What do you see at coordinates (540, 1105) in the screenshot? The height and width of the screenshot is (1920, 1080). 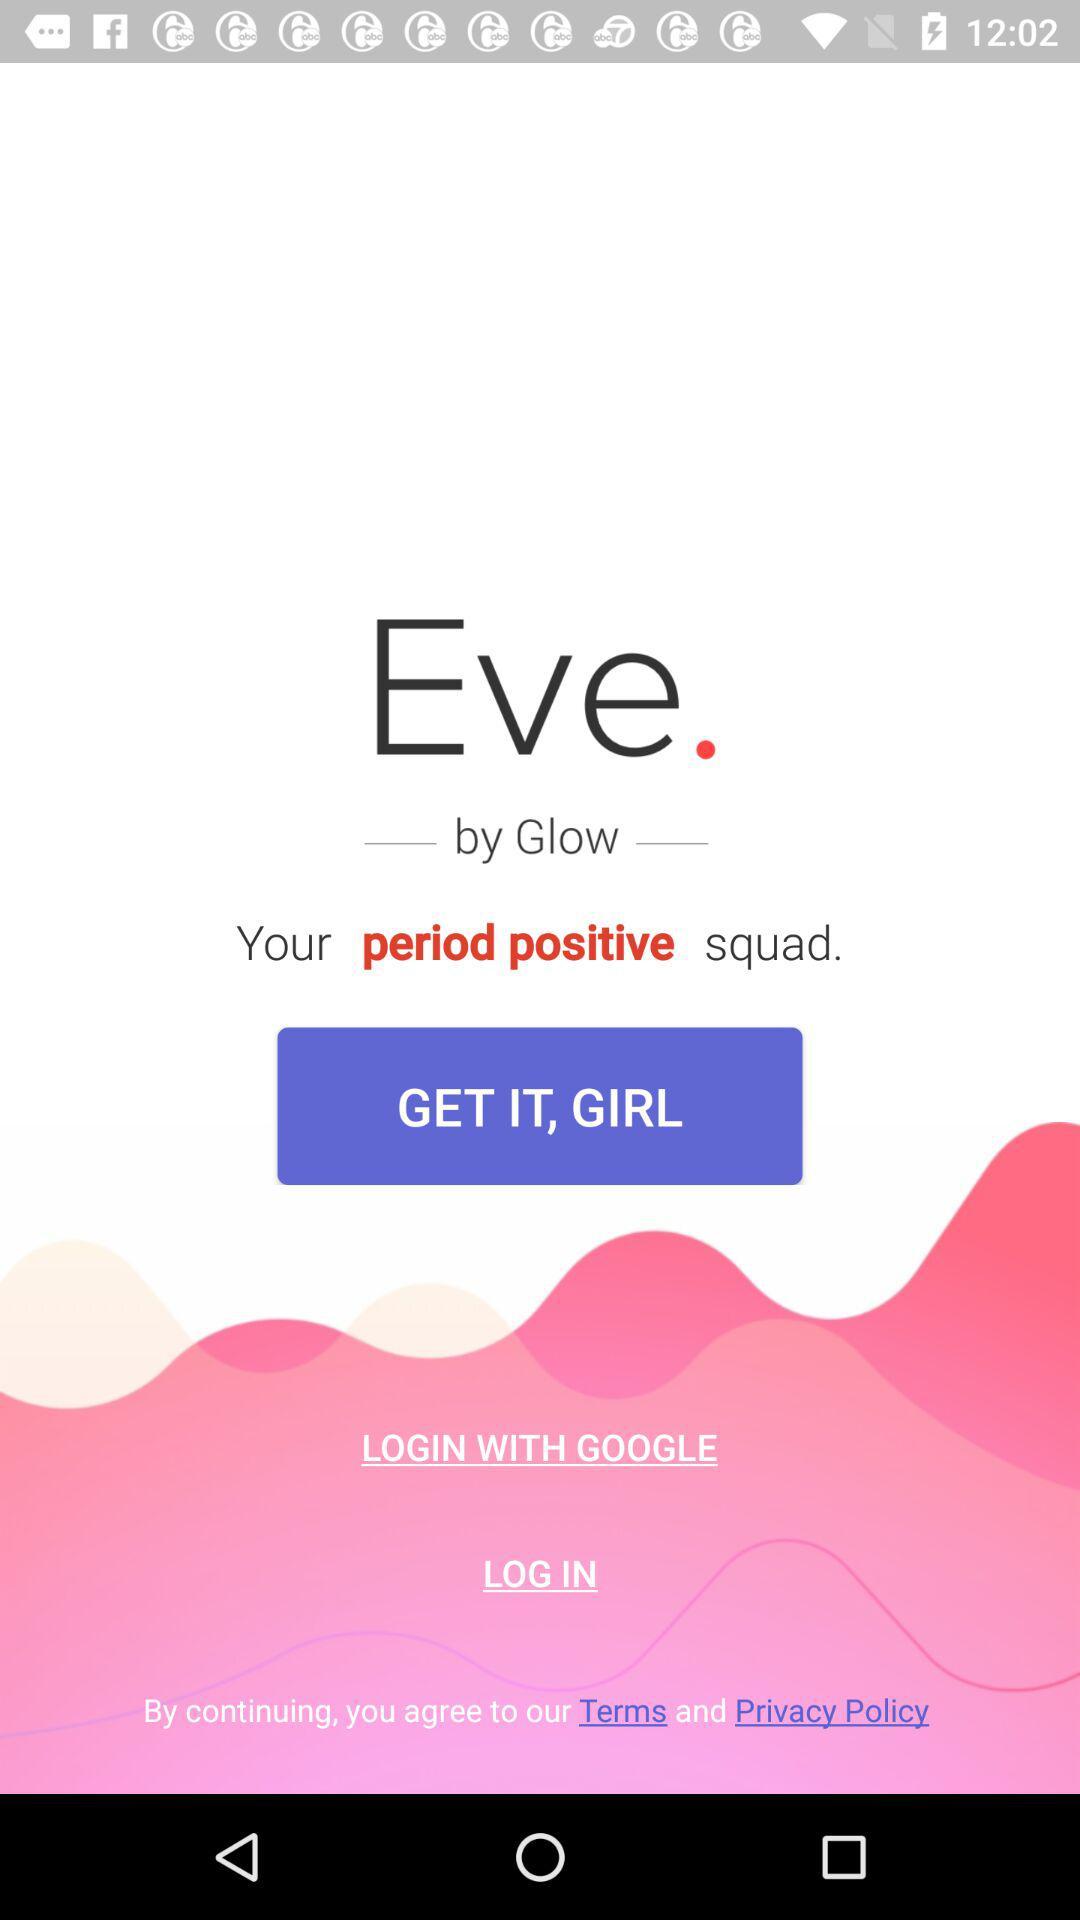 I see `the item below your item` at bounding box center [540, 1105].